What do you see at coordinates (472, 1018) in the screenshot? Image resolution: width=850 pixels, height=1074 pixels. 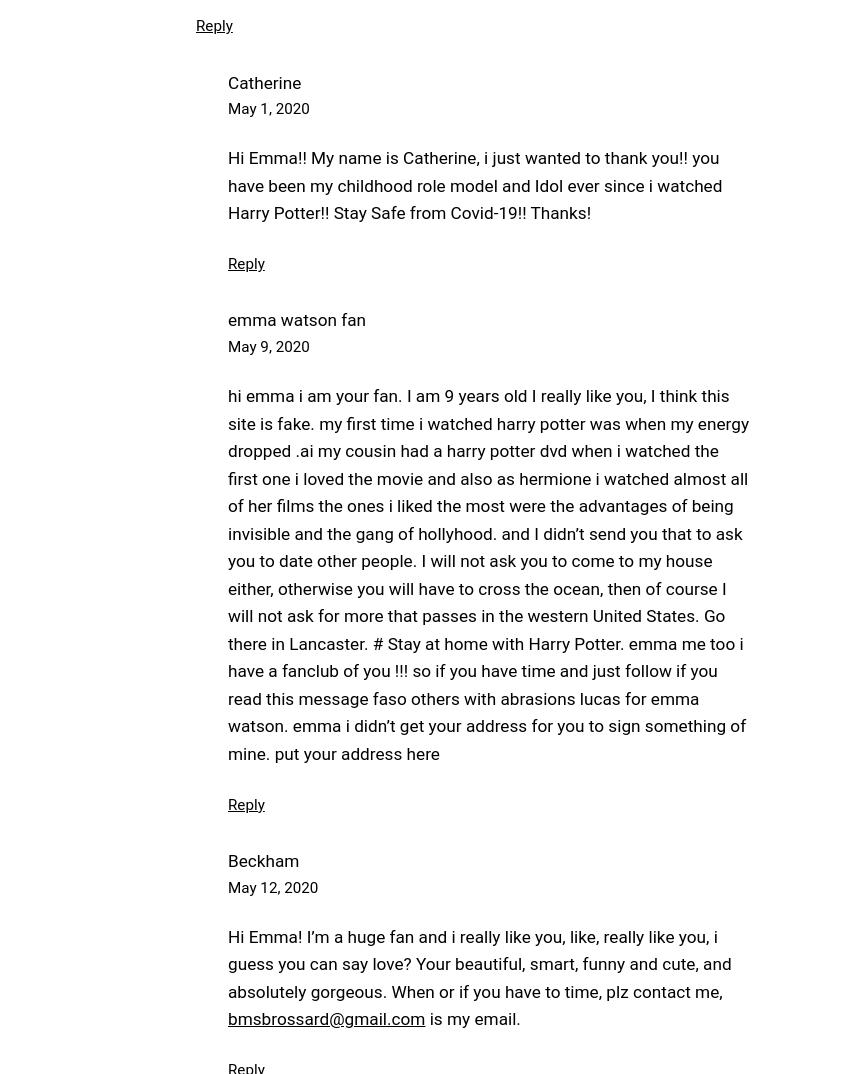 I see `'is my email.'` at bounding box center [472, 1018].